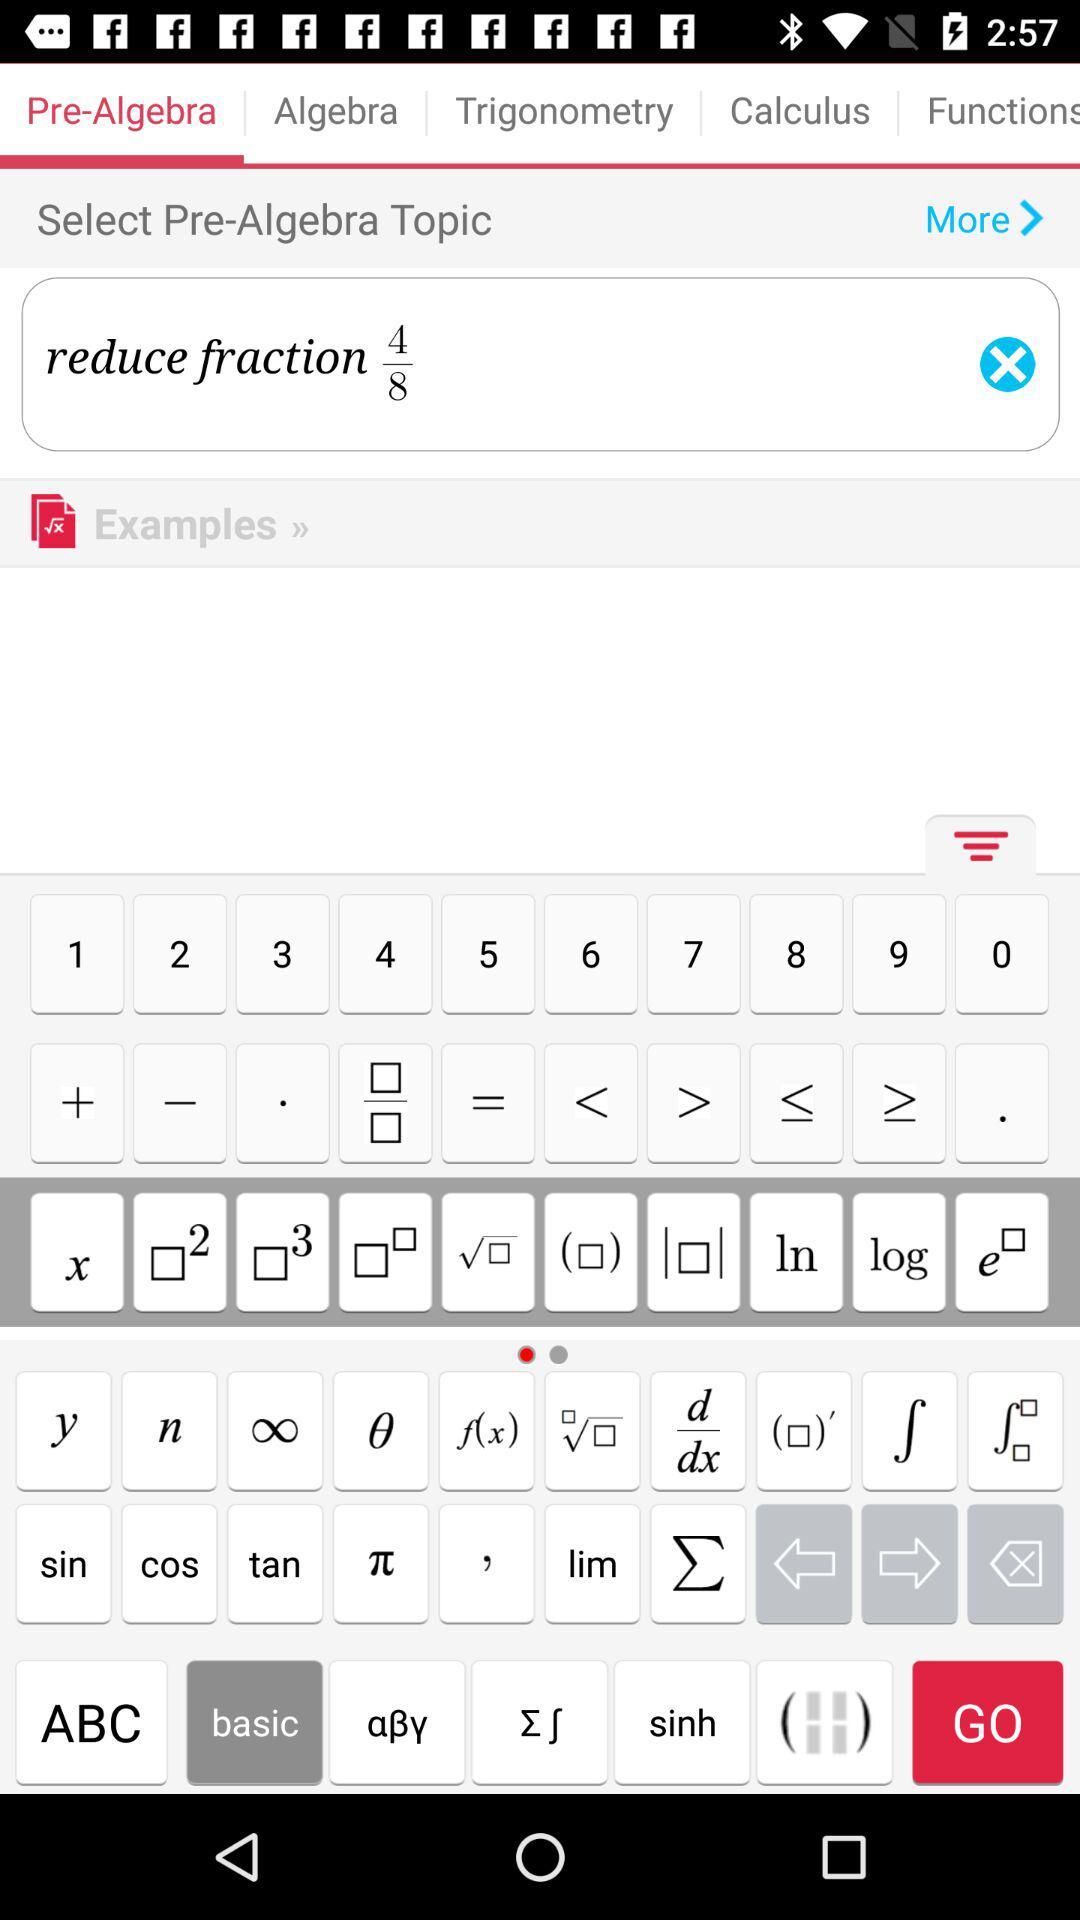 This screenshot has height=1920, width=1080. Describe the element at coordinates (76, 1251) in the screenshot. I see `insert x variable` at that location.